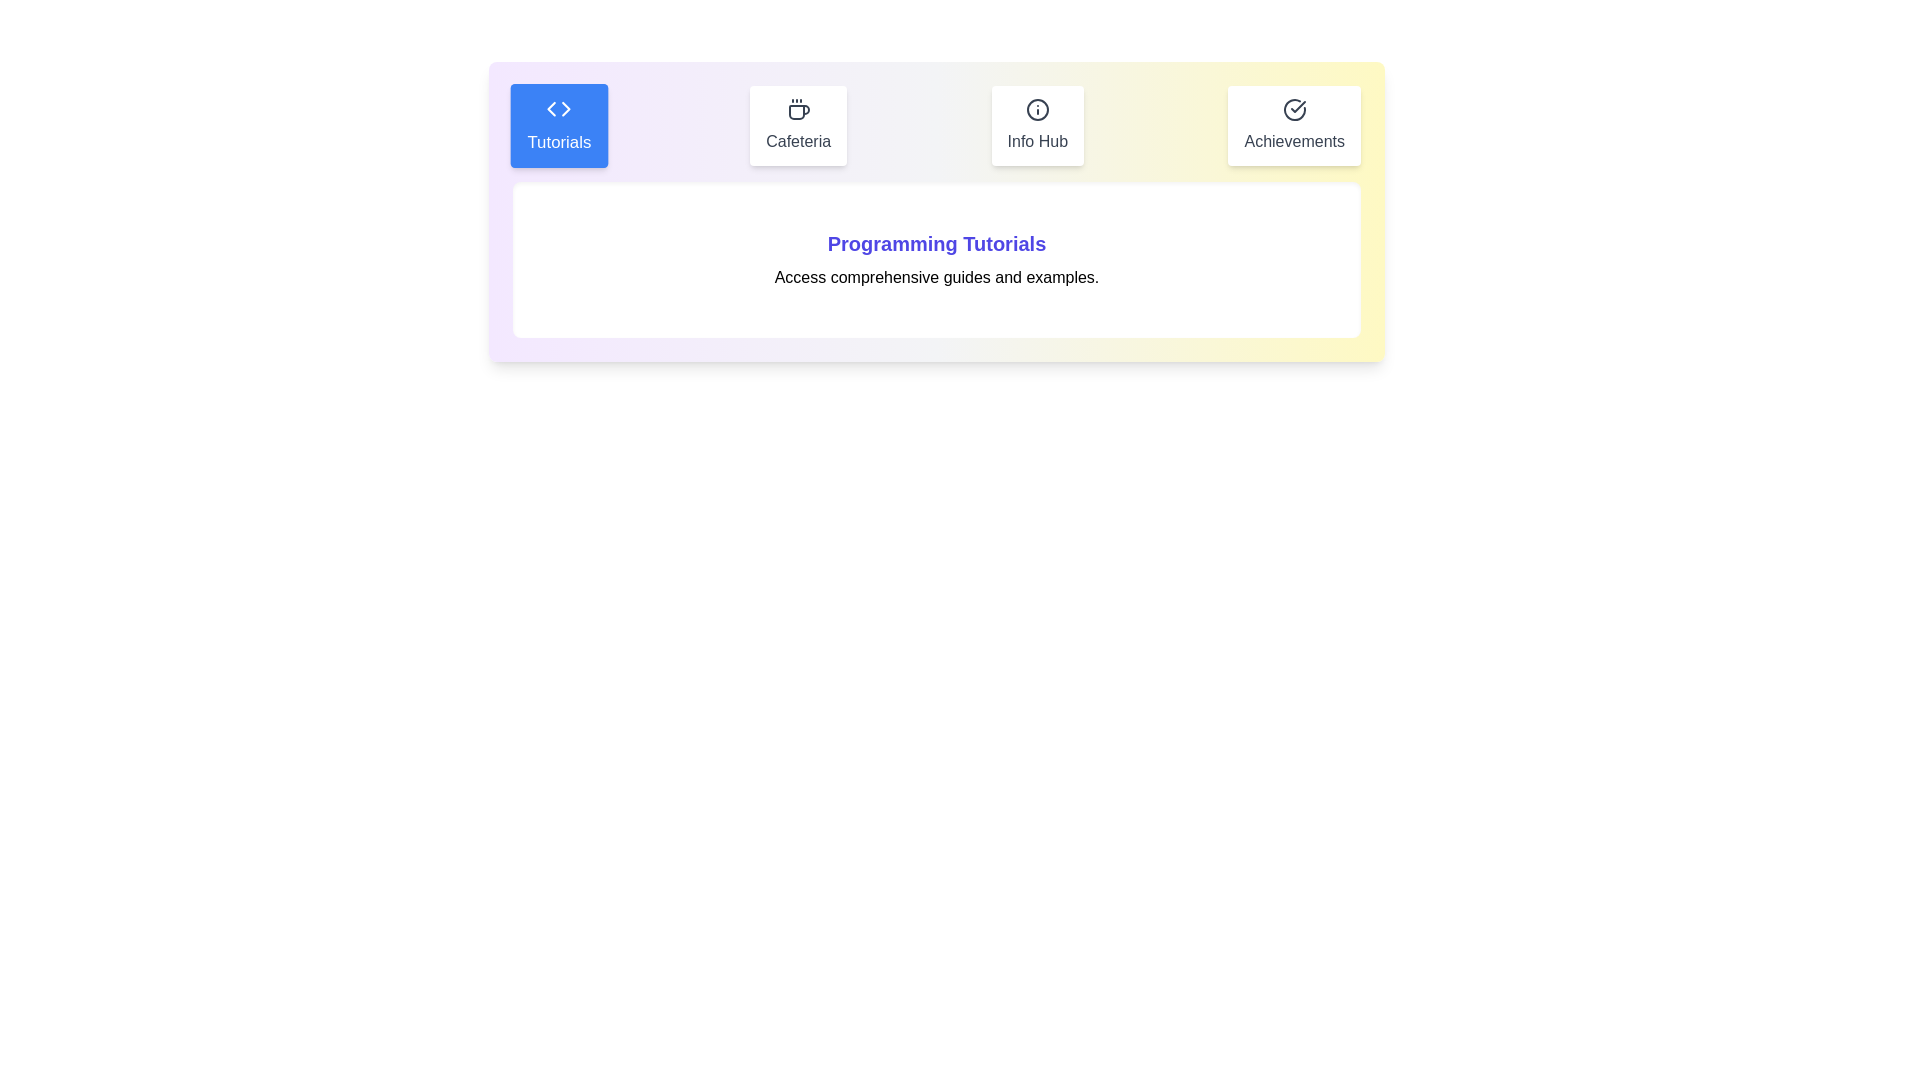 Image resolution: width=1920 pixels, height=1080 pixels. I want to click on the Achievements tab to view its content, so click(1295, 126).